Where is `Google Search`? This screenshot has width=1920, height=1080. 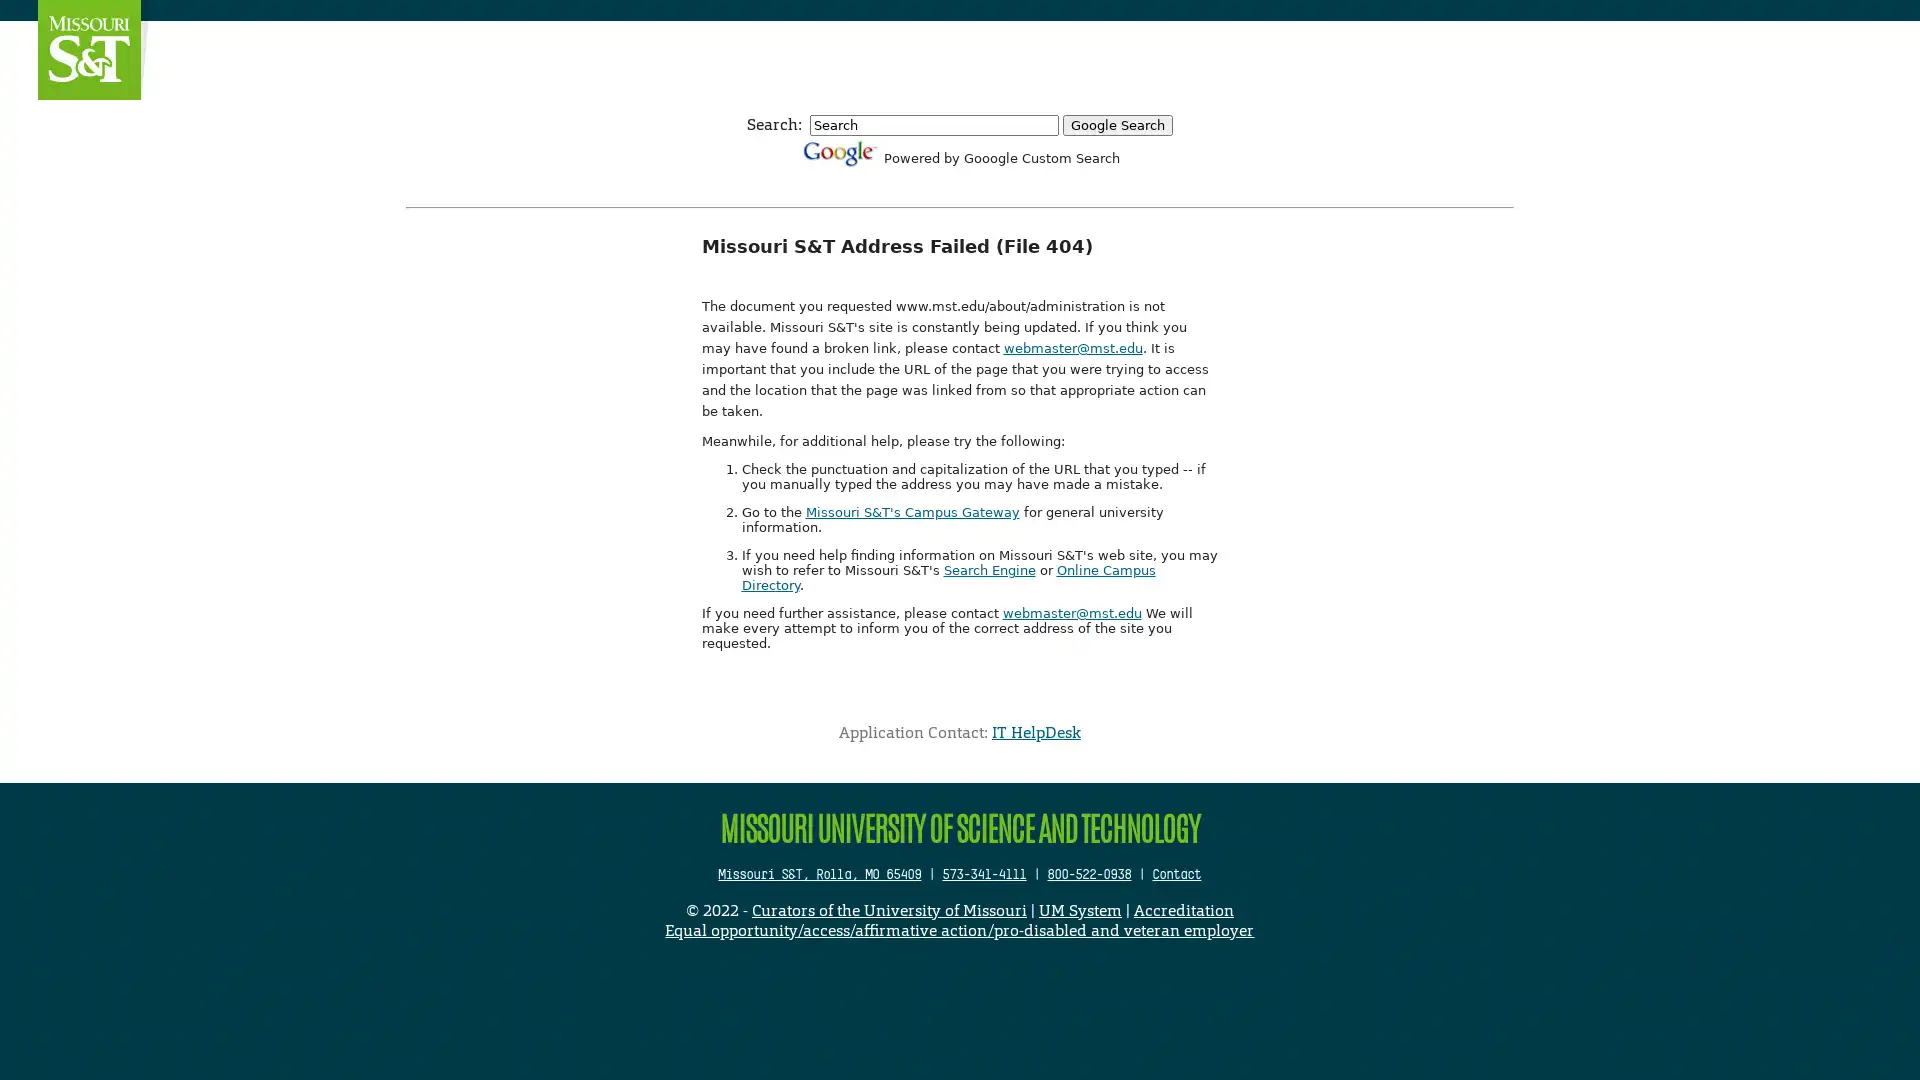 Google Search is located at coordinates (1117, 125).